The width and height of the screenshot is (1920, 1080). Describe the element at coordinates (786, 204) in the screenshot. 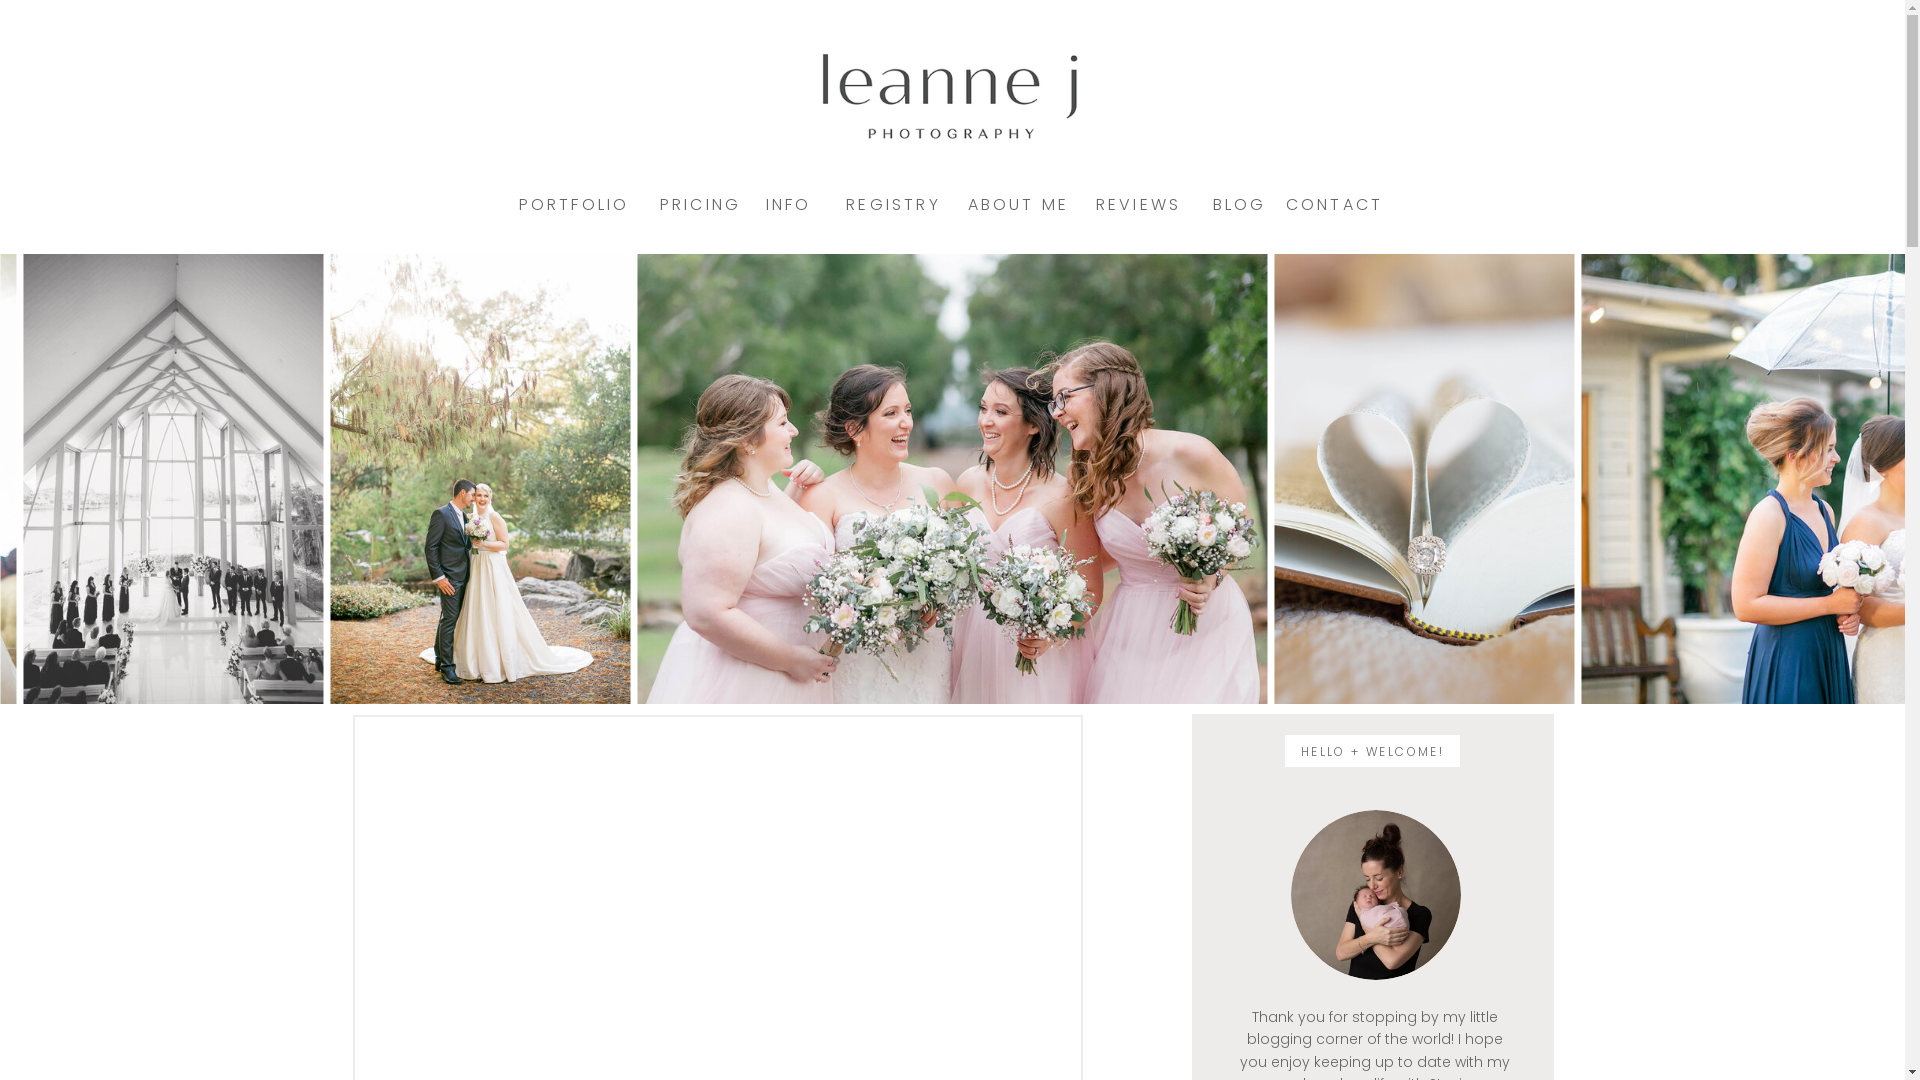

I see `'INFO'` at that location.